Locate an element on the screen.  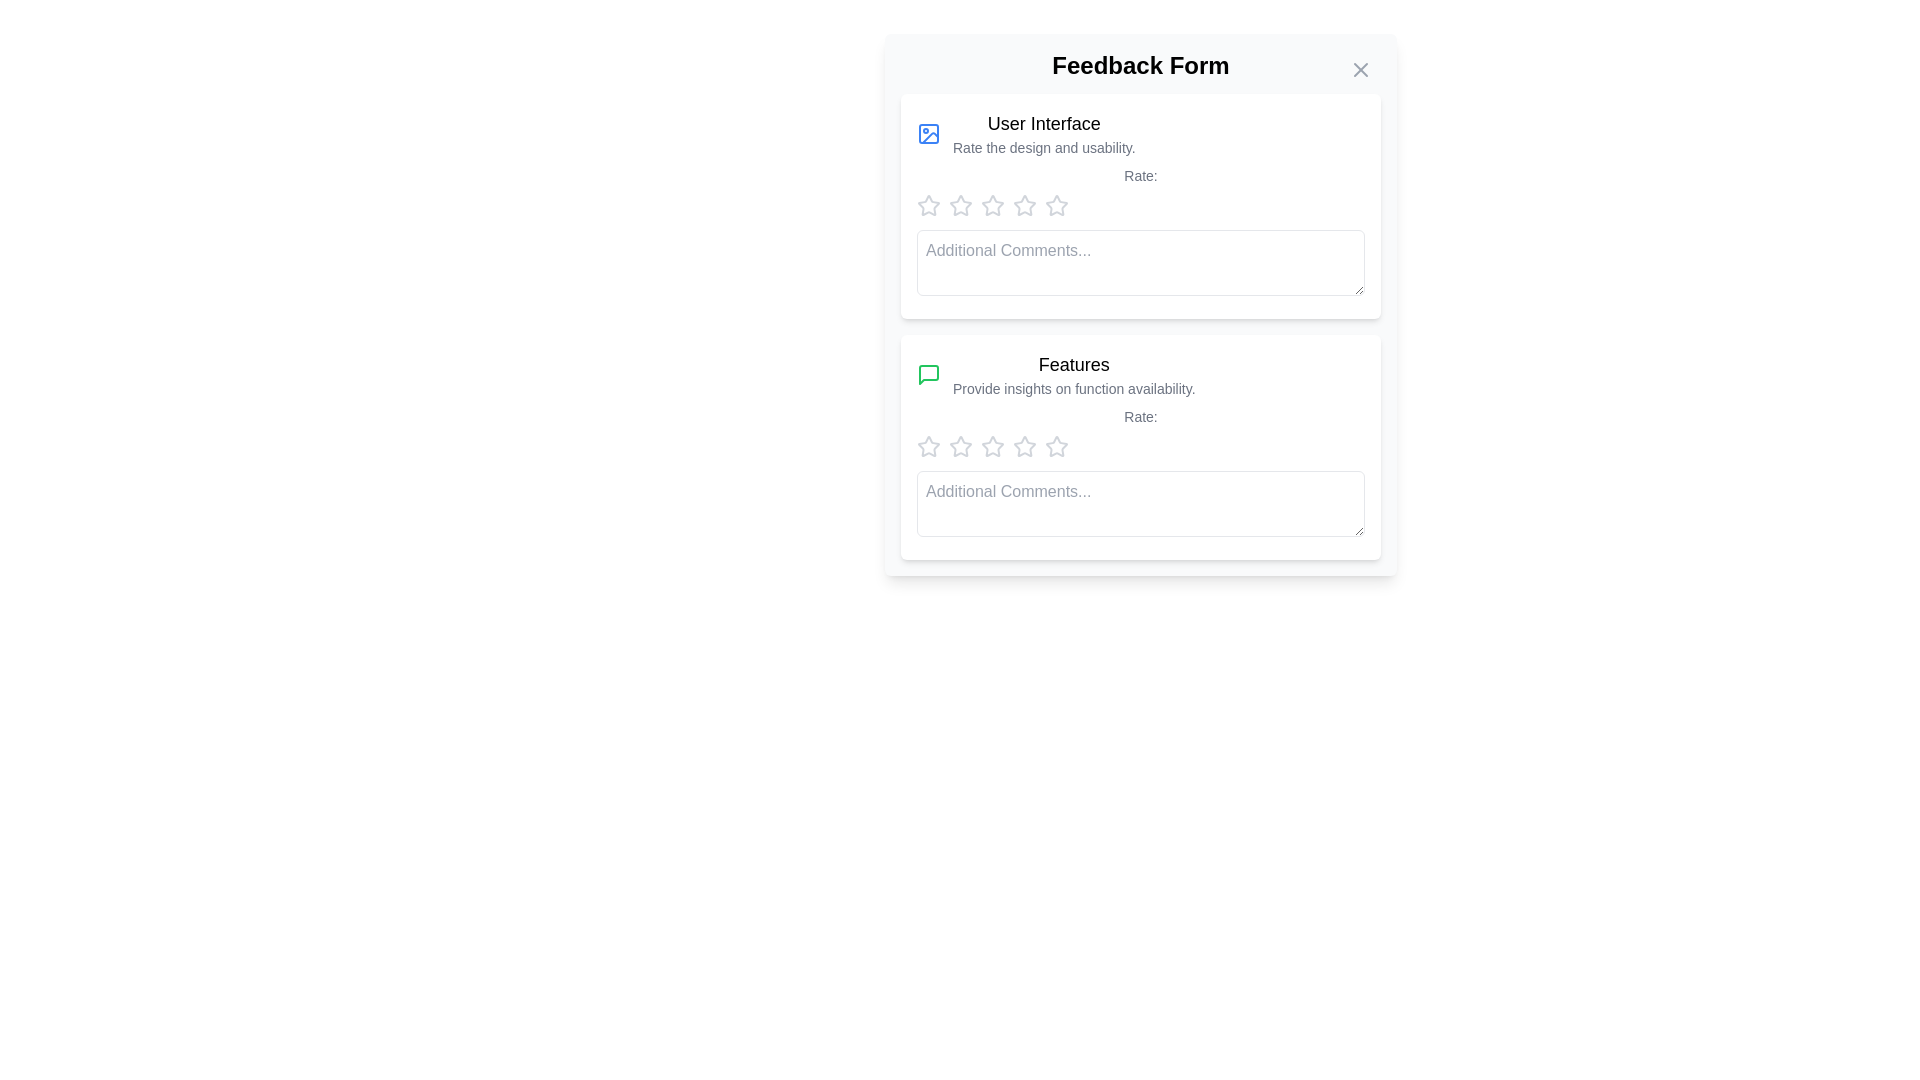
the sixth star-shaped rating icon in the 'Features' section of the feedback form is located at coordinates (1025, 446).